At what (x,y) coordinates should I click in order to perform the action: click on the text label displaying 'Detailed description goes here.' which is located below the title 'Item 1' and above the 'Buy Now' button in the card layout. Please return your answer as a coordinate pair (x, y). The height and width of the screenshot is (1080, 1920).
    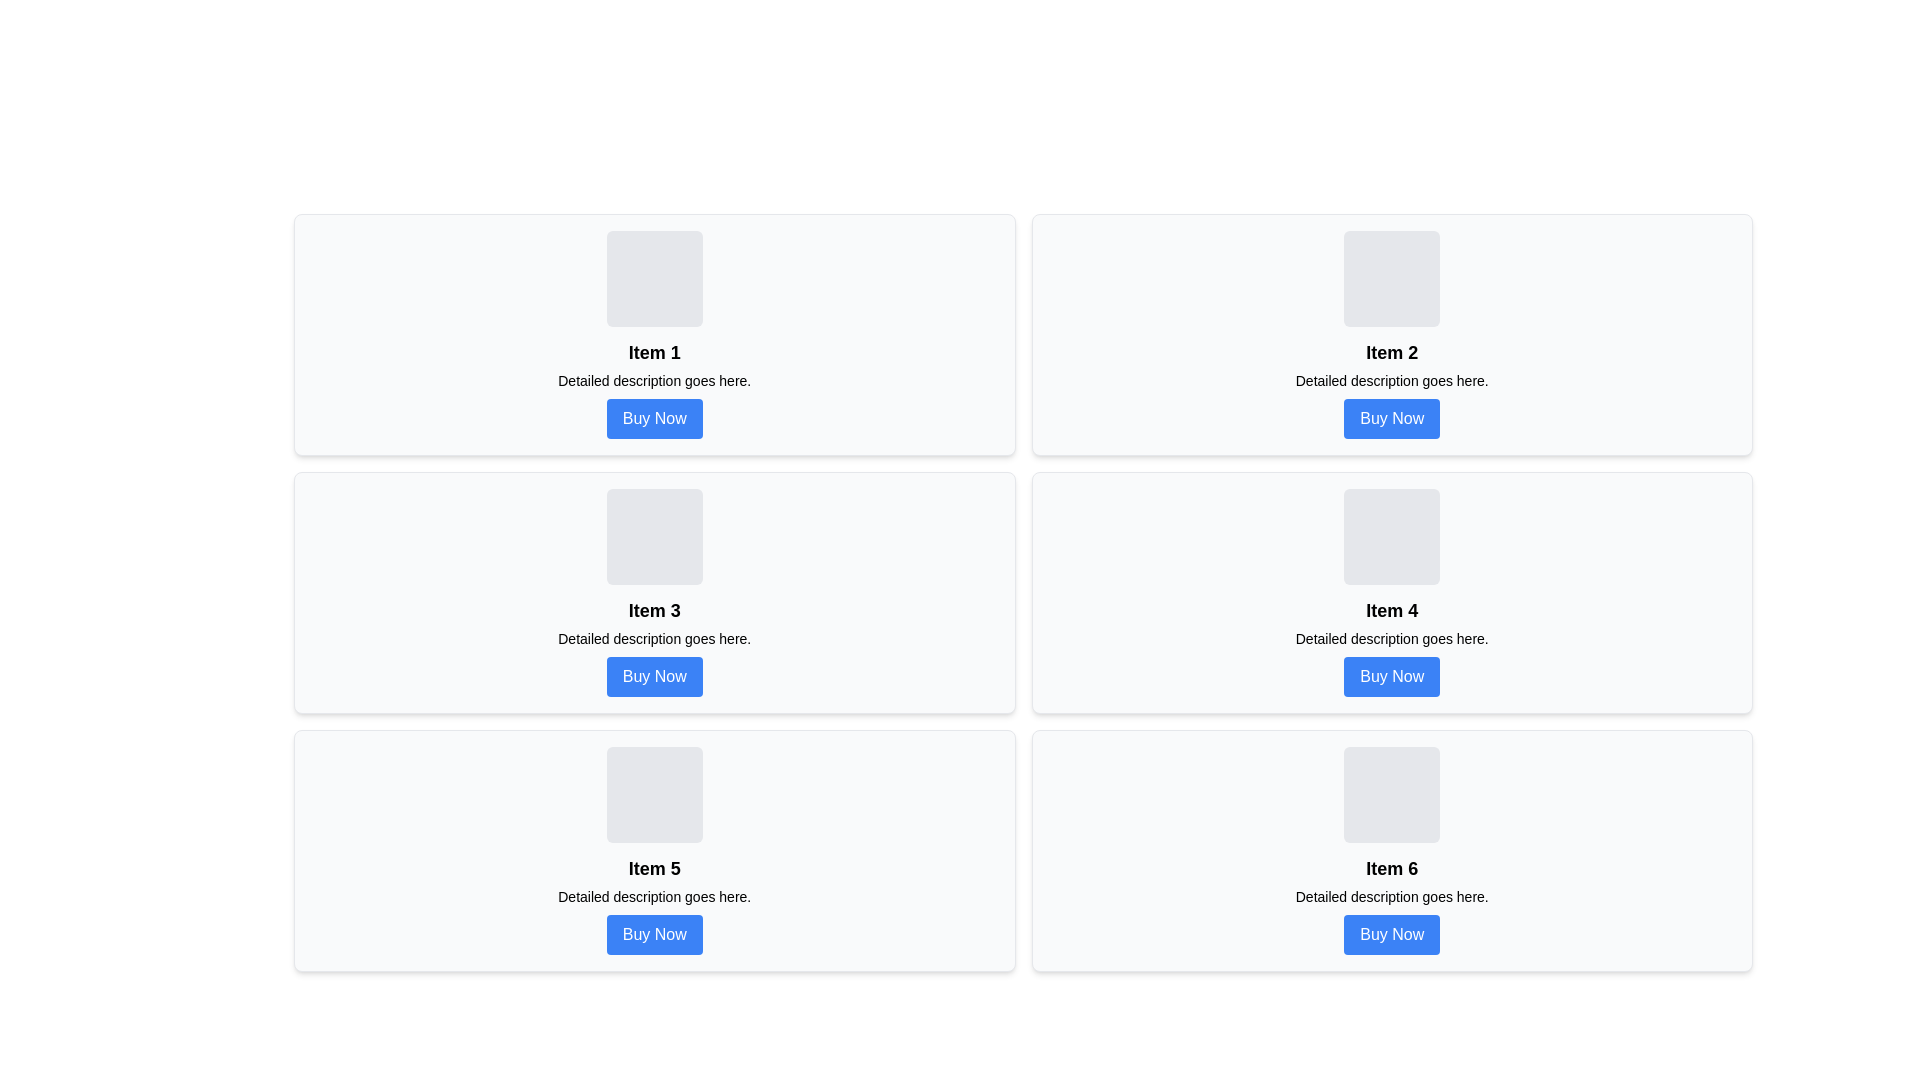
    Looking at the image, I should click on (654, 381).